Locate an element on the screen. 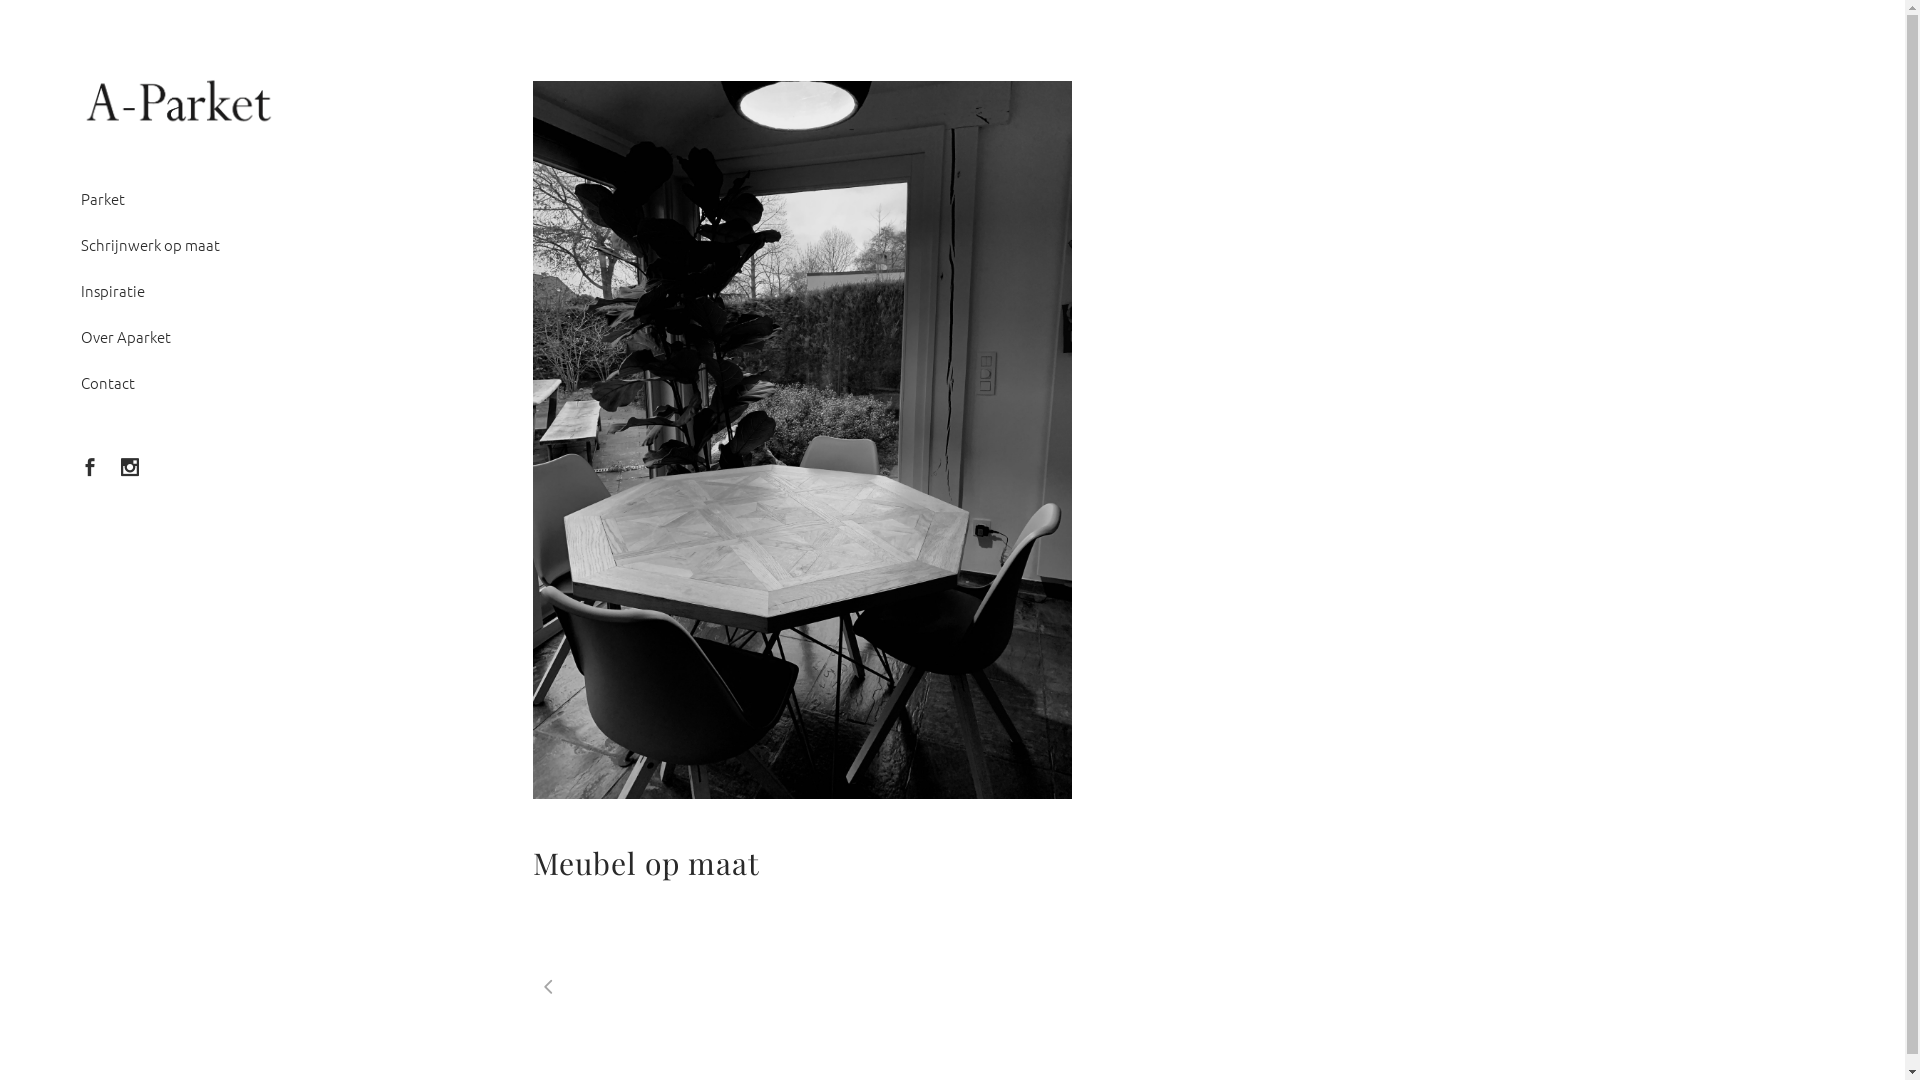 This screenshot has width=1920, height=1080. 'IMG_7801' is located at coordinates (801, 439).